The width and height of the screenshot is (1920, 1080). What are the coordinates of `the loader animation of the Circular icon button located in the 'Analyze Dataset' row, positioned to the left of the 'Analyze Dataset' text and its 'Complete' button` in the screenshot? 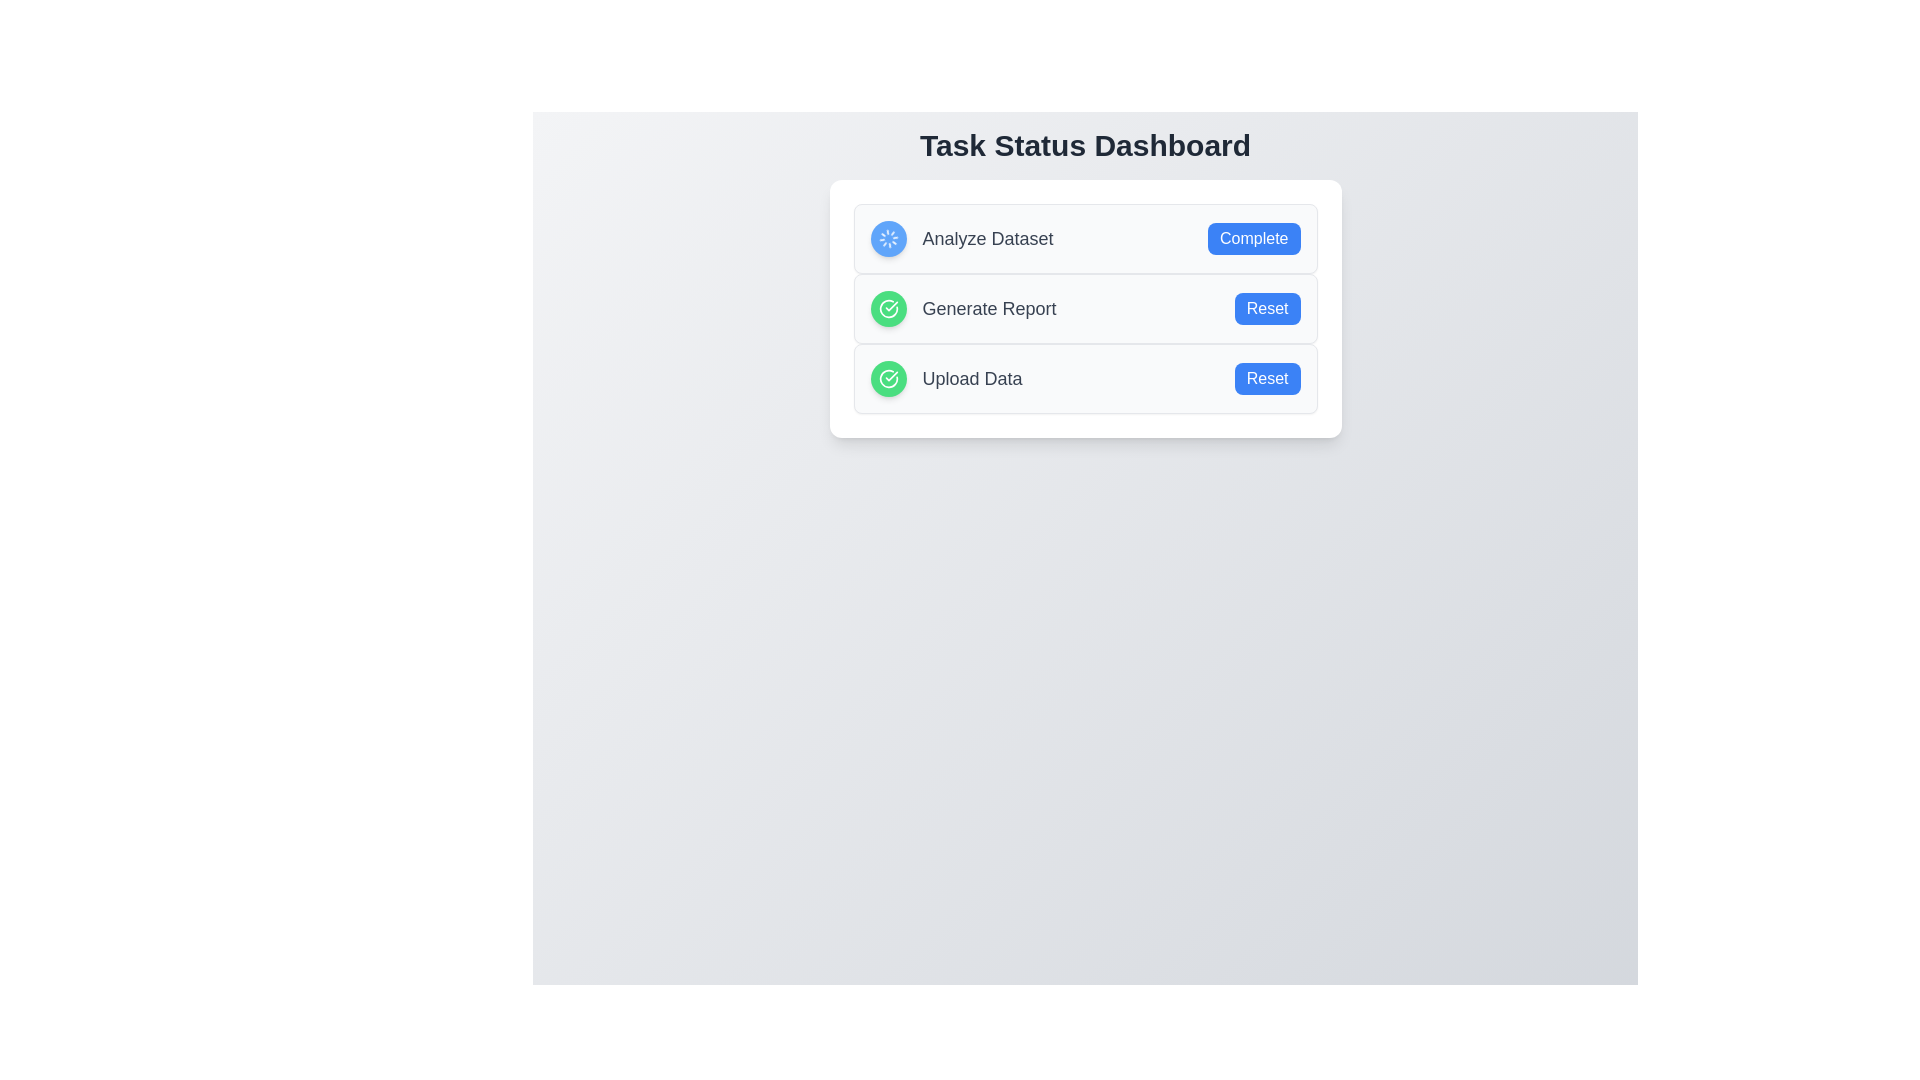 It's located at (887, 238).